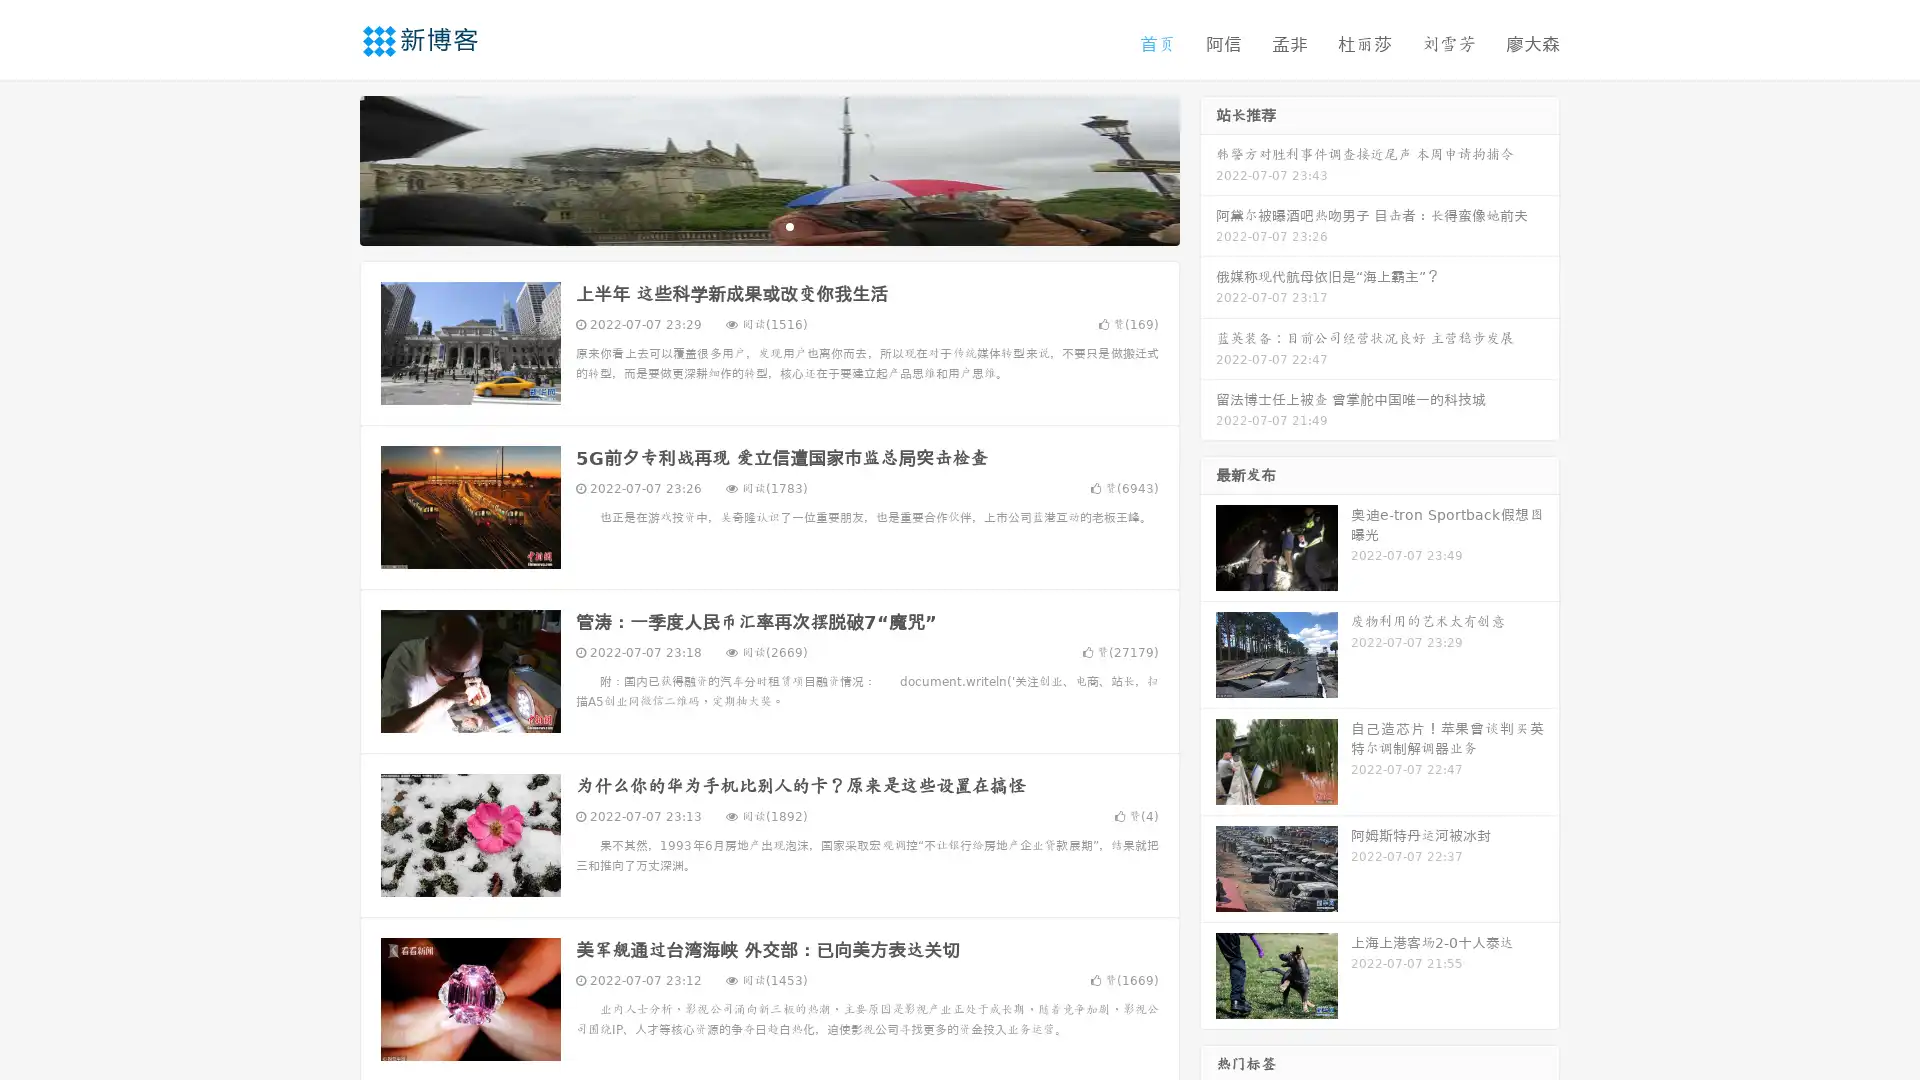 This screenshot has height=1080, width=1920. Describe the element at coordinates (789, 225) in the screenshot. I see `Go to slide 3` at that location.